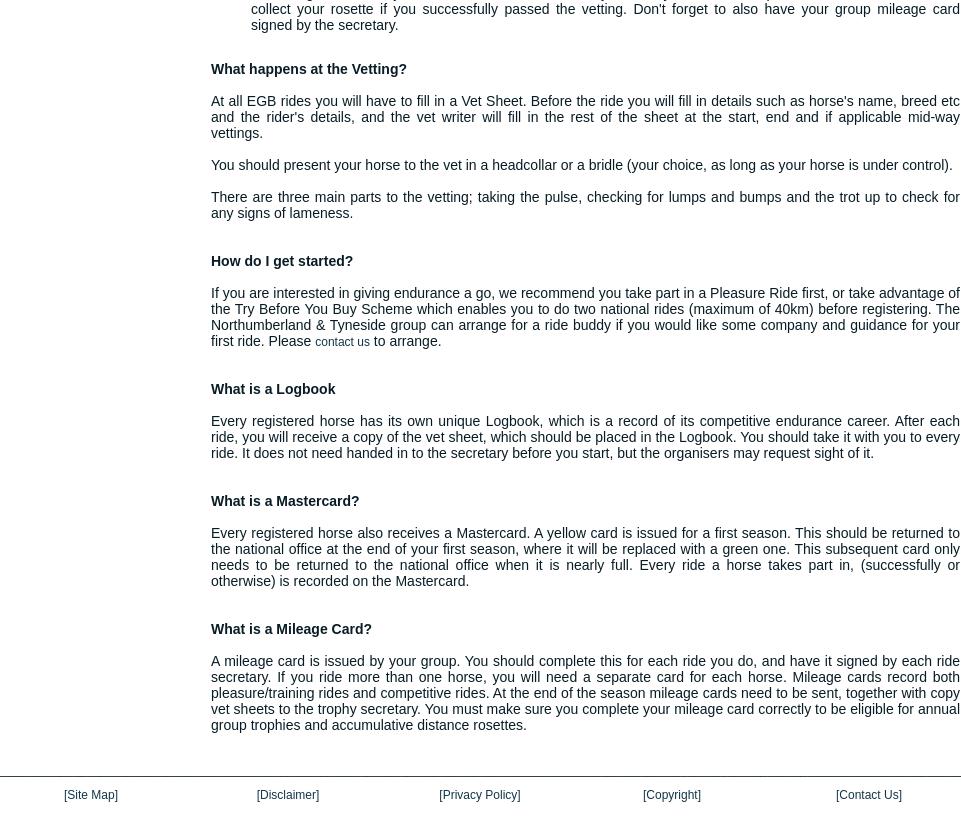 The image size is (961, 816). I want to click on '[Disclaimer]', so click(287, 795).